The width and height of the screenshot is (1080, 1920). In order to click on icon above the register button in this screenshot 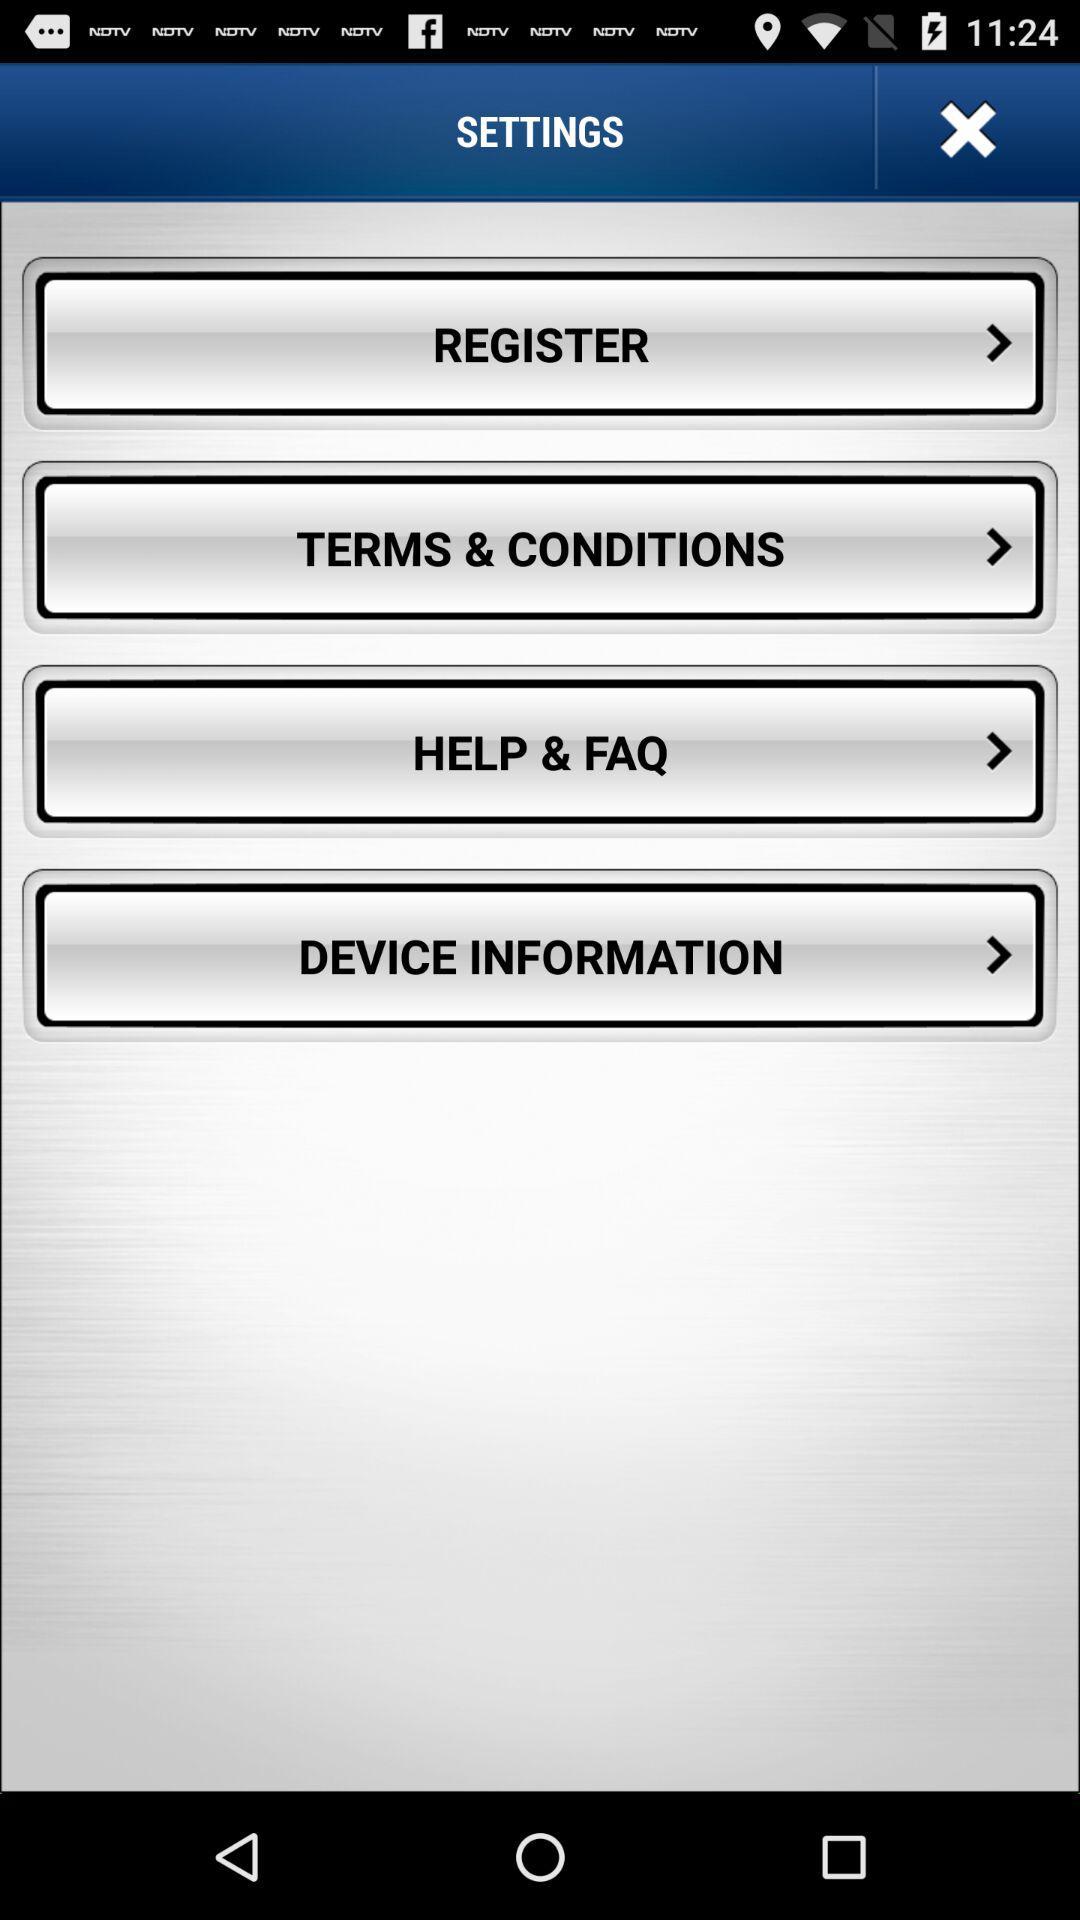, I will do `click(964, 129)`.